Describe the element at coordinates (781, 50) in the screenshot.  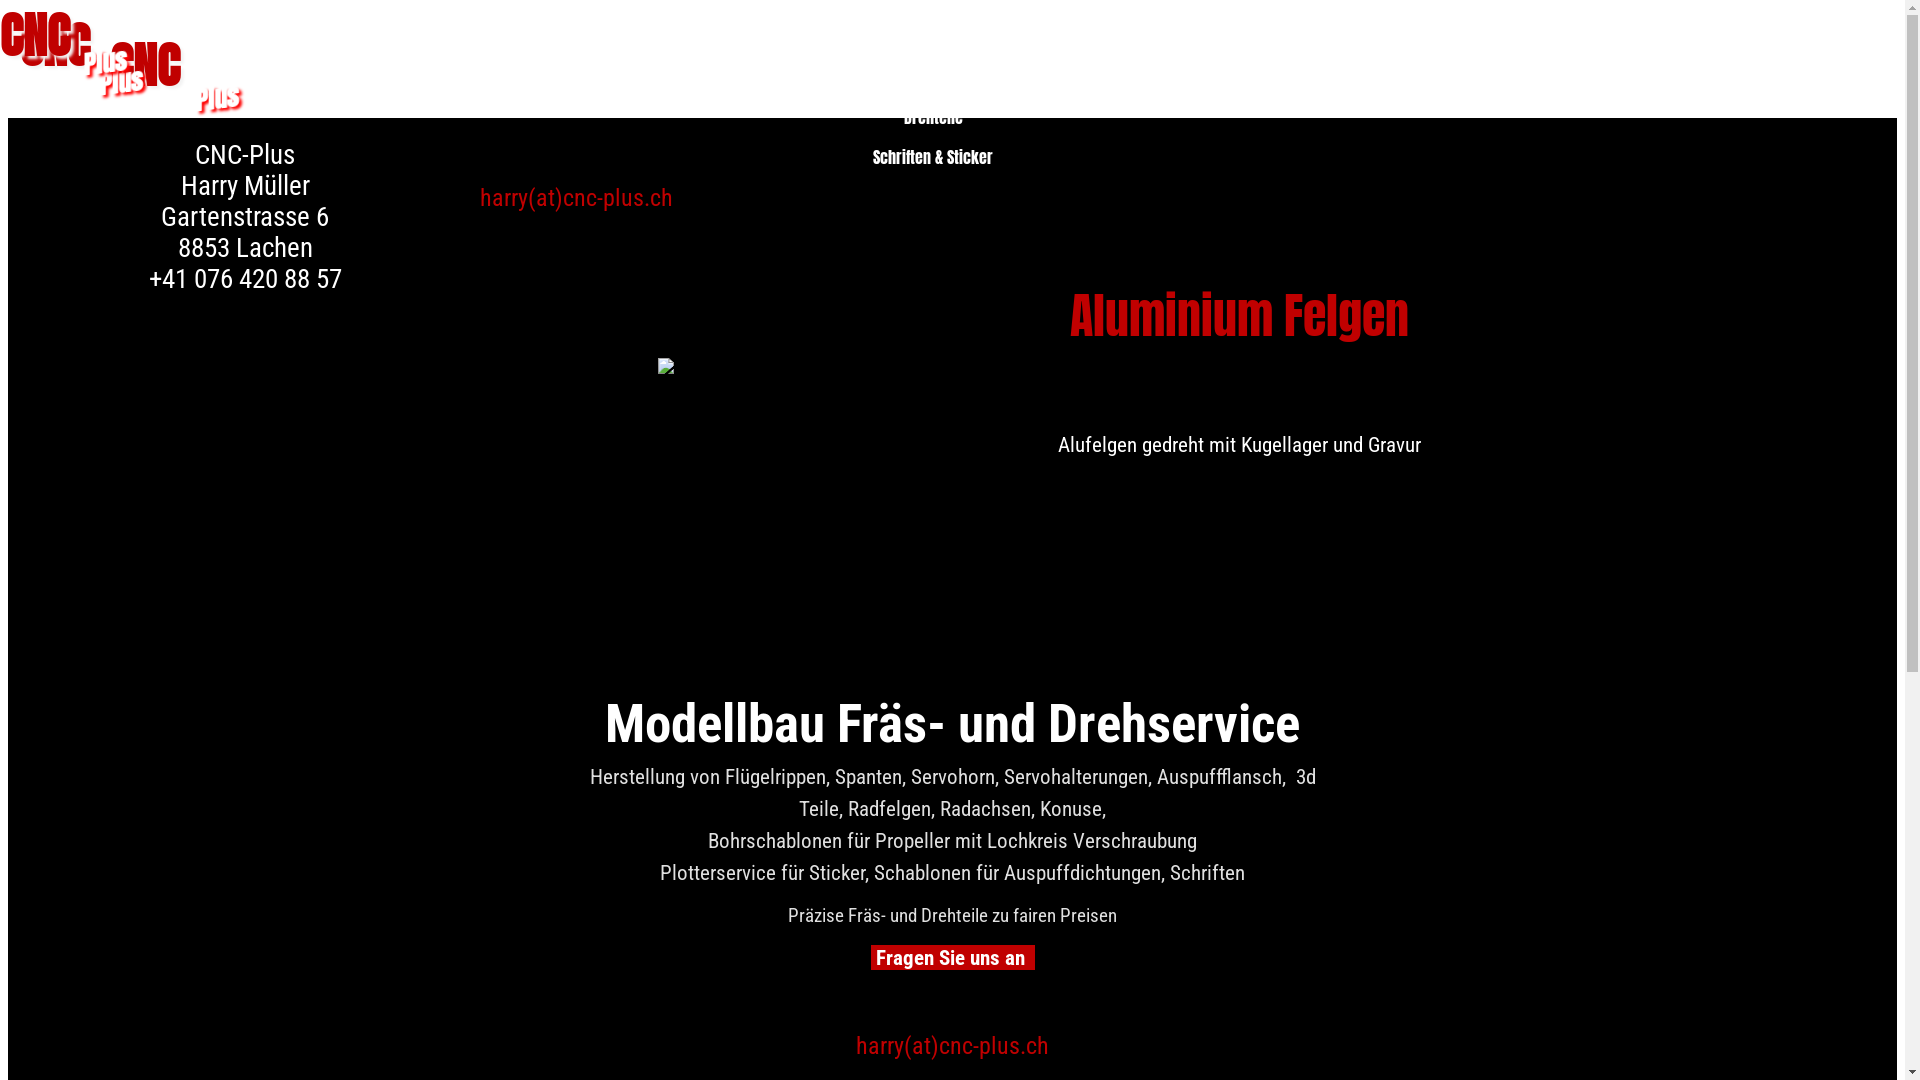
I see `'Homepage'` at that location.